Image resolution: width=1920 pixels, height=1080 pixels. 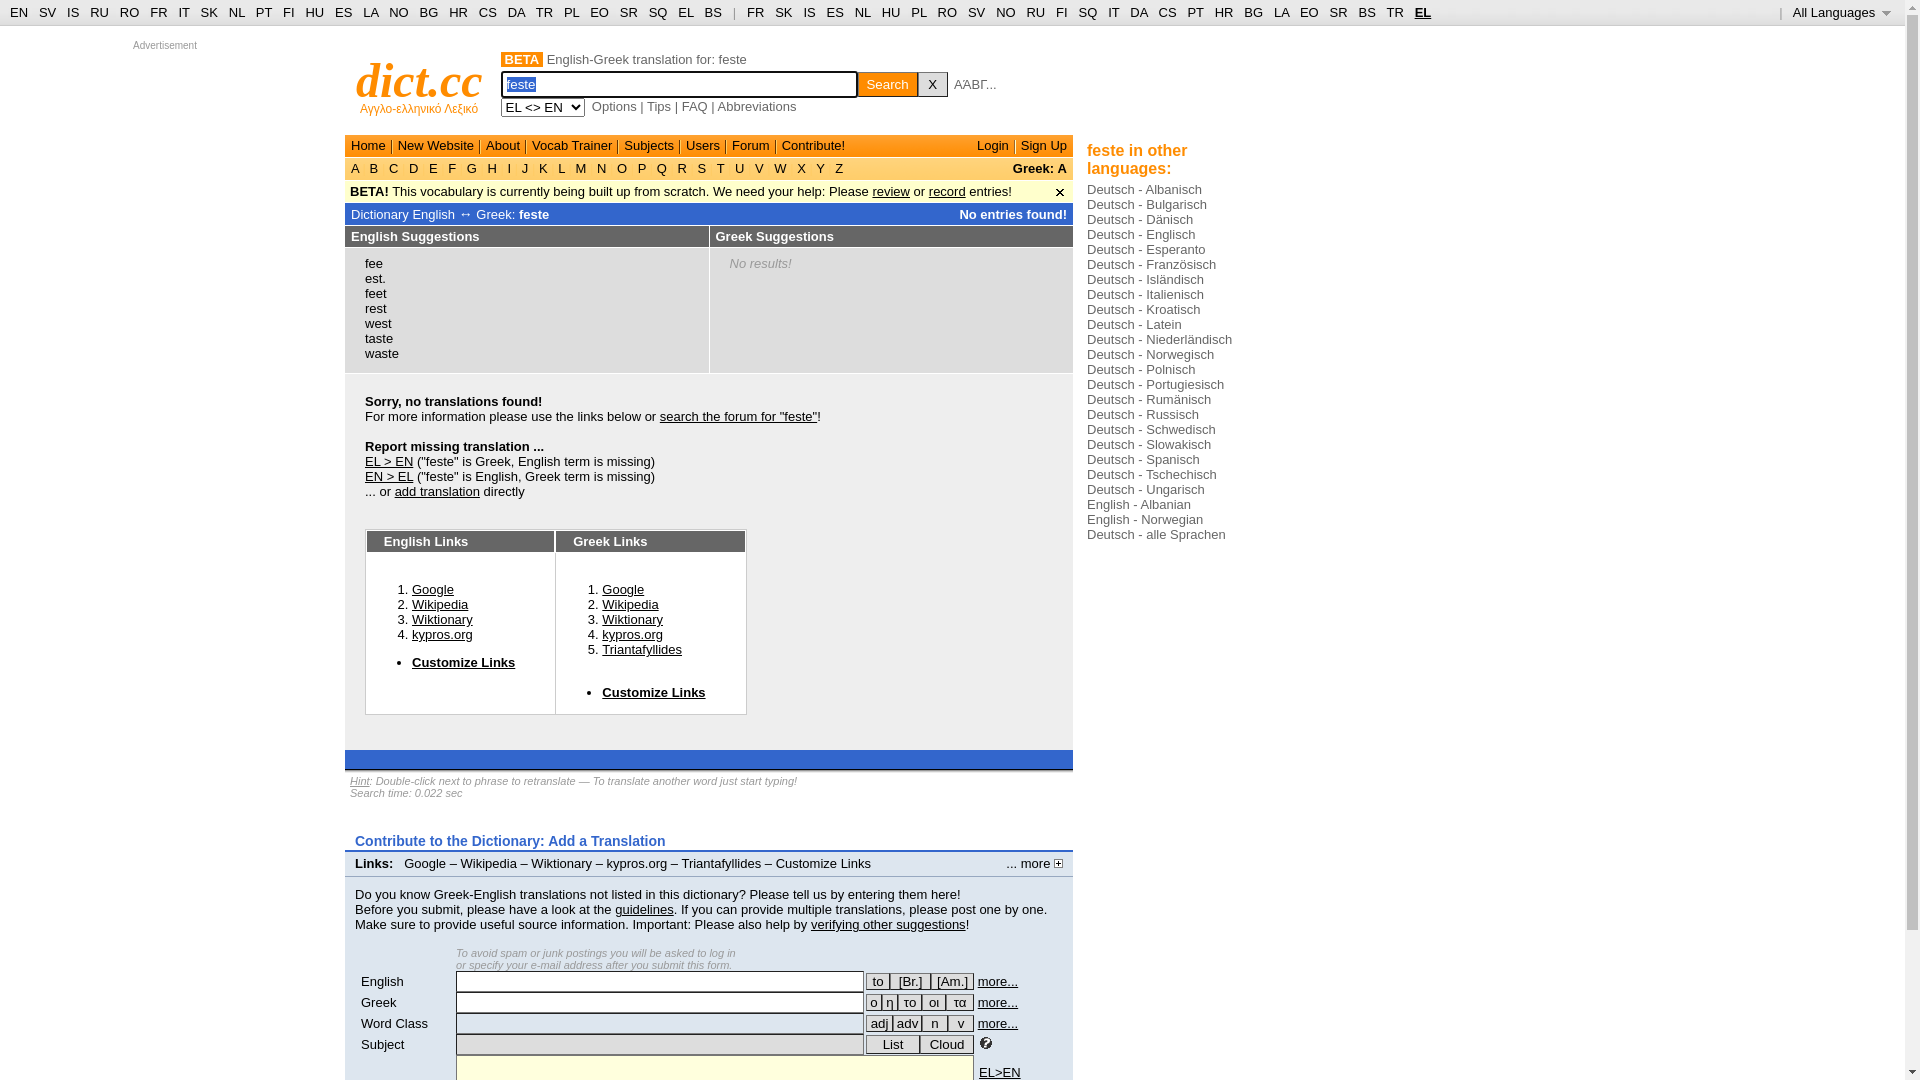 What do you see at coordinates (702, 144) in the screenshot?
I see `'Users'` at bounding box center [702, 144].